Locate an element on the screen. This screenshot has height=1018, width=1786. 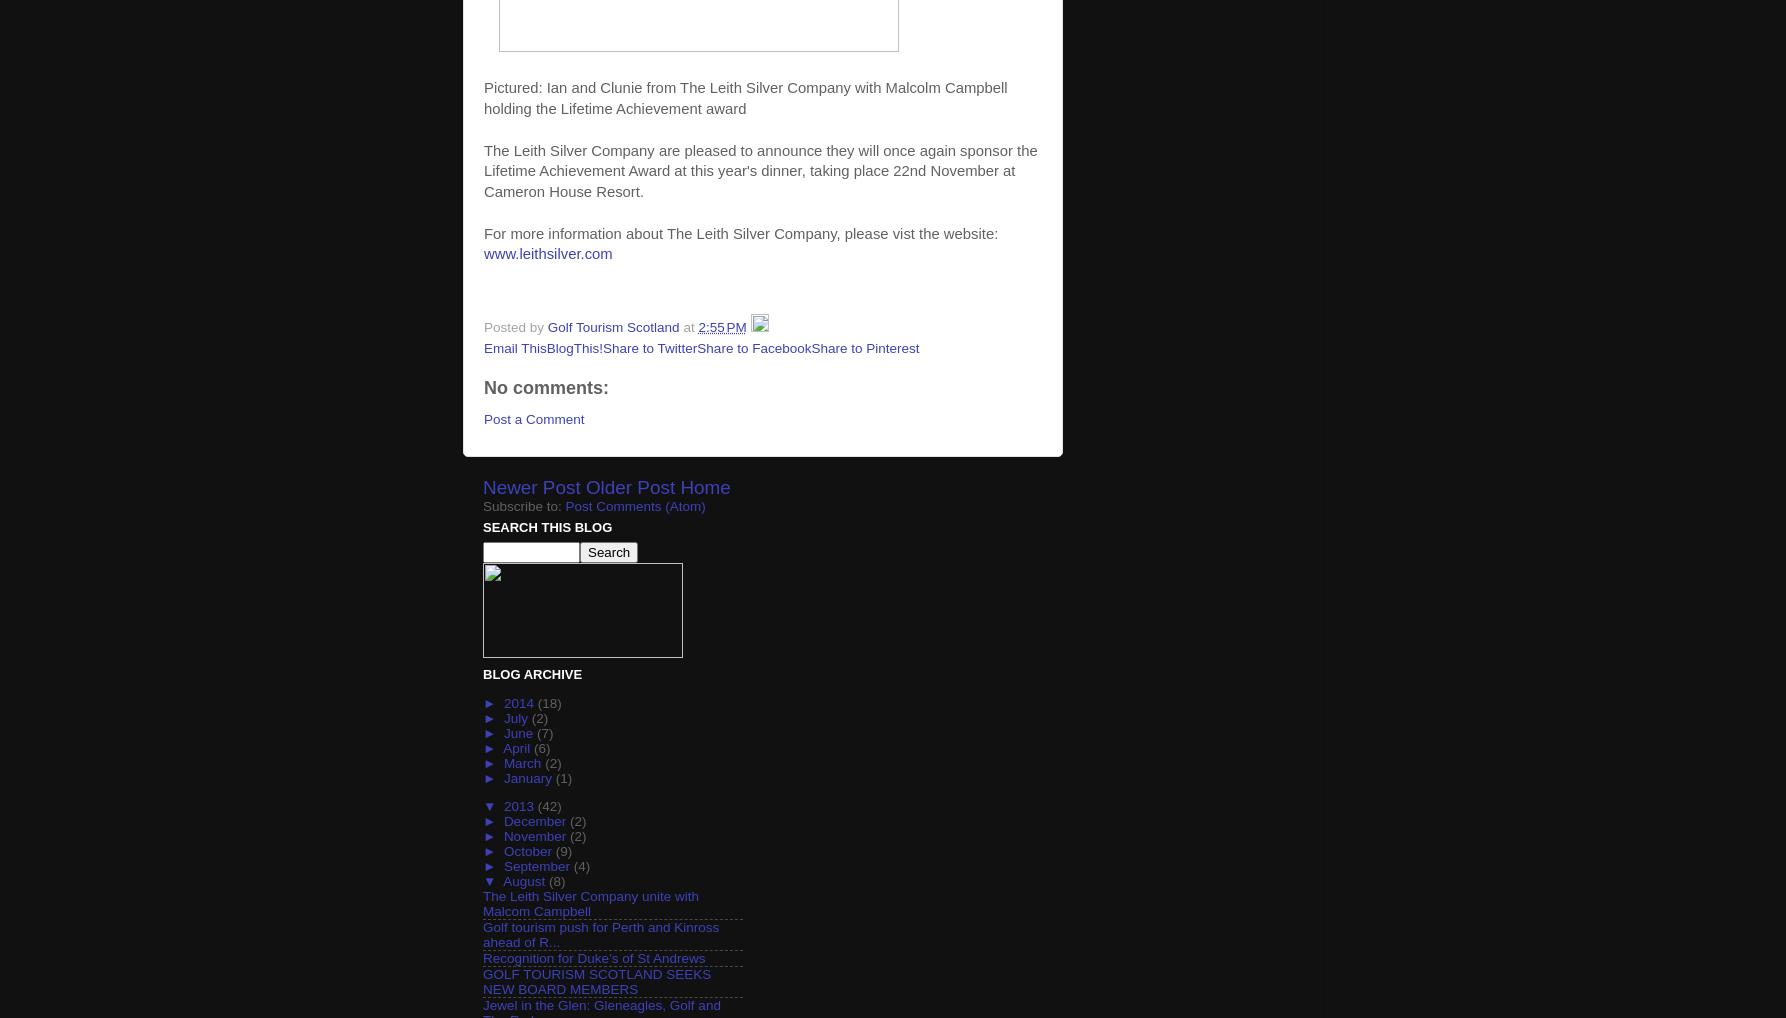
'For more information about The Leith Silver Company, please vist the website:' is located at coordinates (741, 232).